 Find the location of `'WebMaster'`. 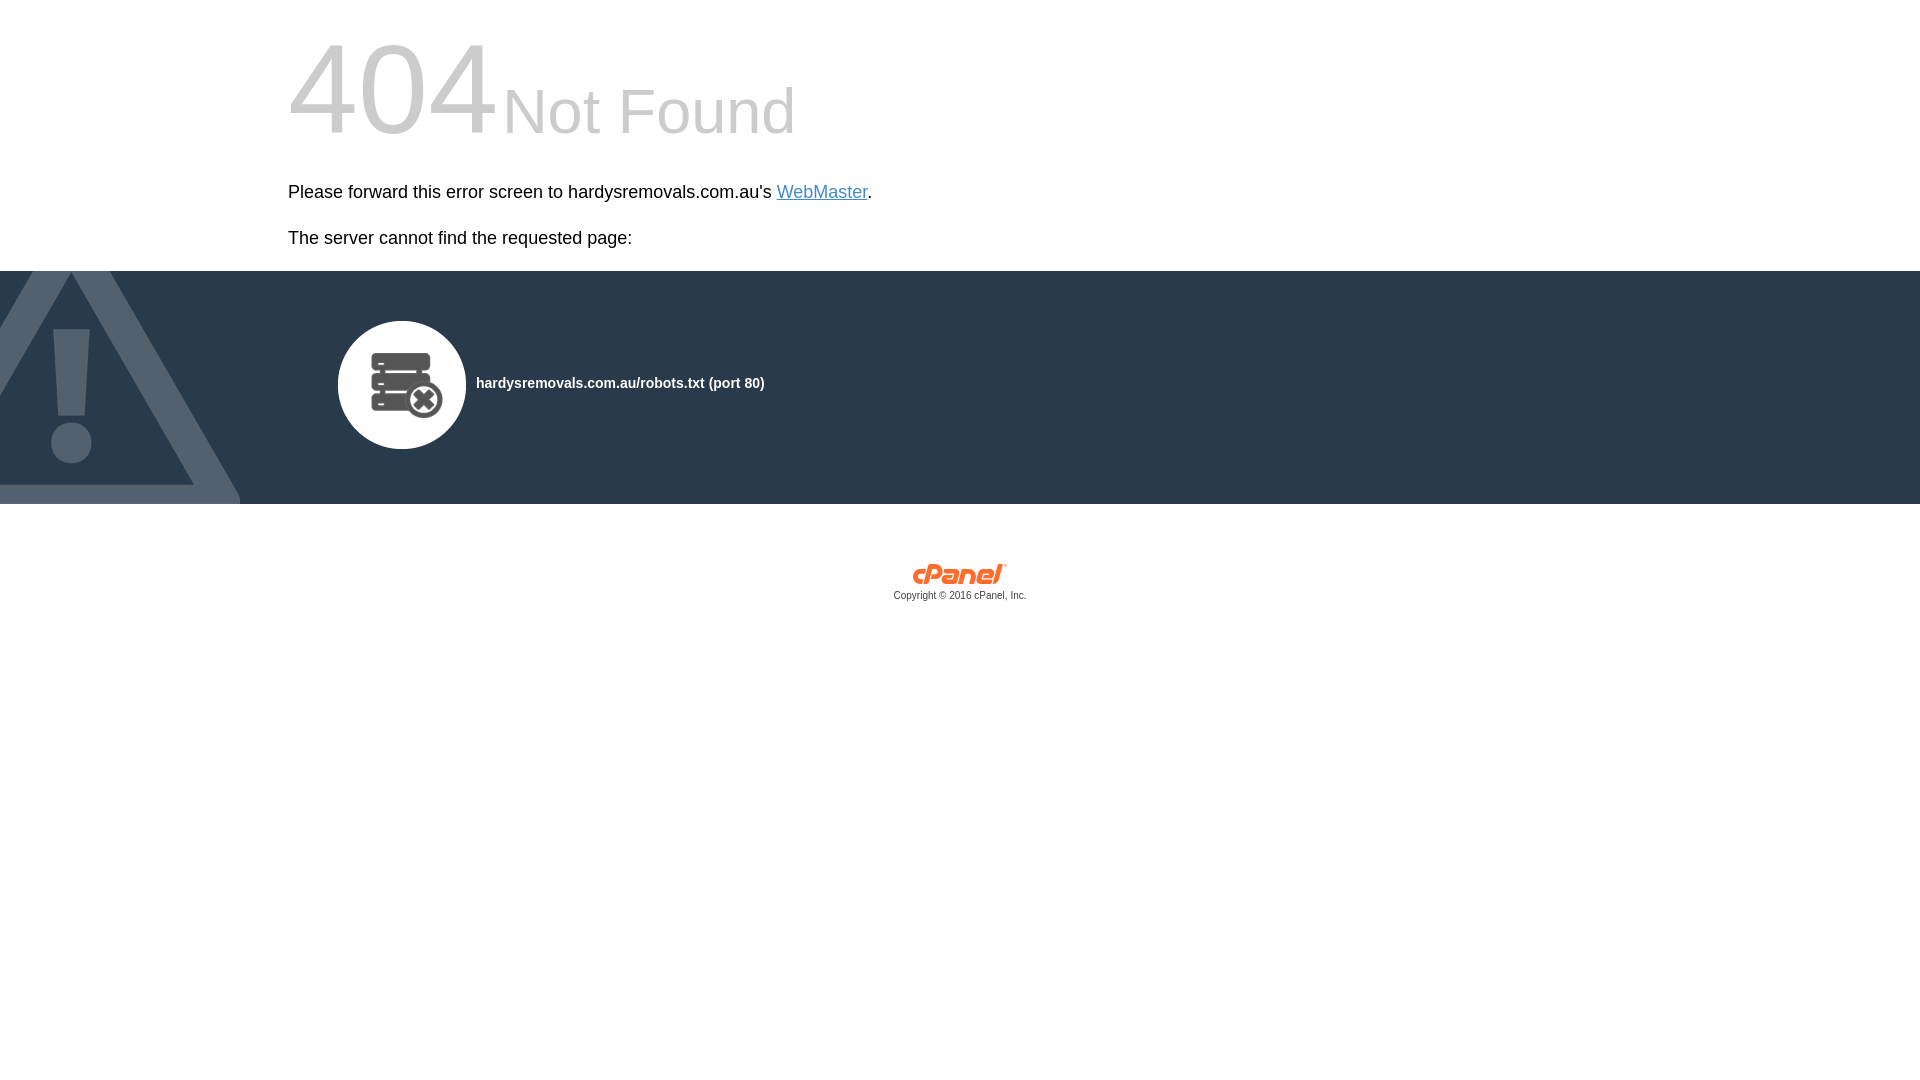

'WebMaster' is located at coordinates (776, 192).